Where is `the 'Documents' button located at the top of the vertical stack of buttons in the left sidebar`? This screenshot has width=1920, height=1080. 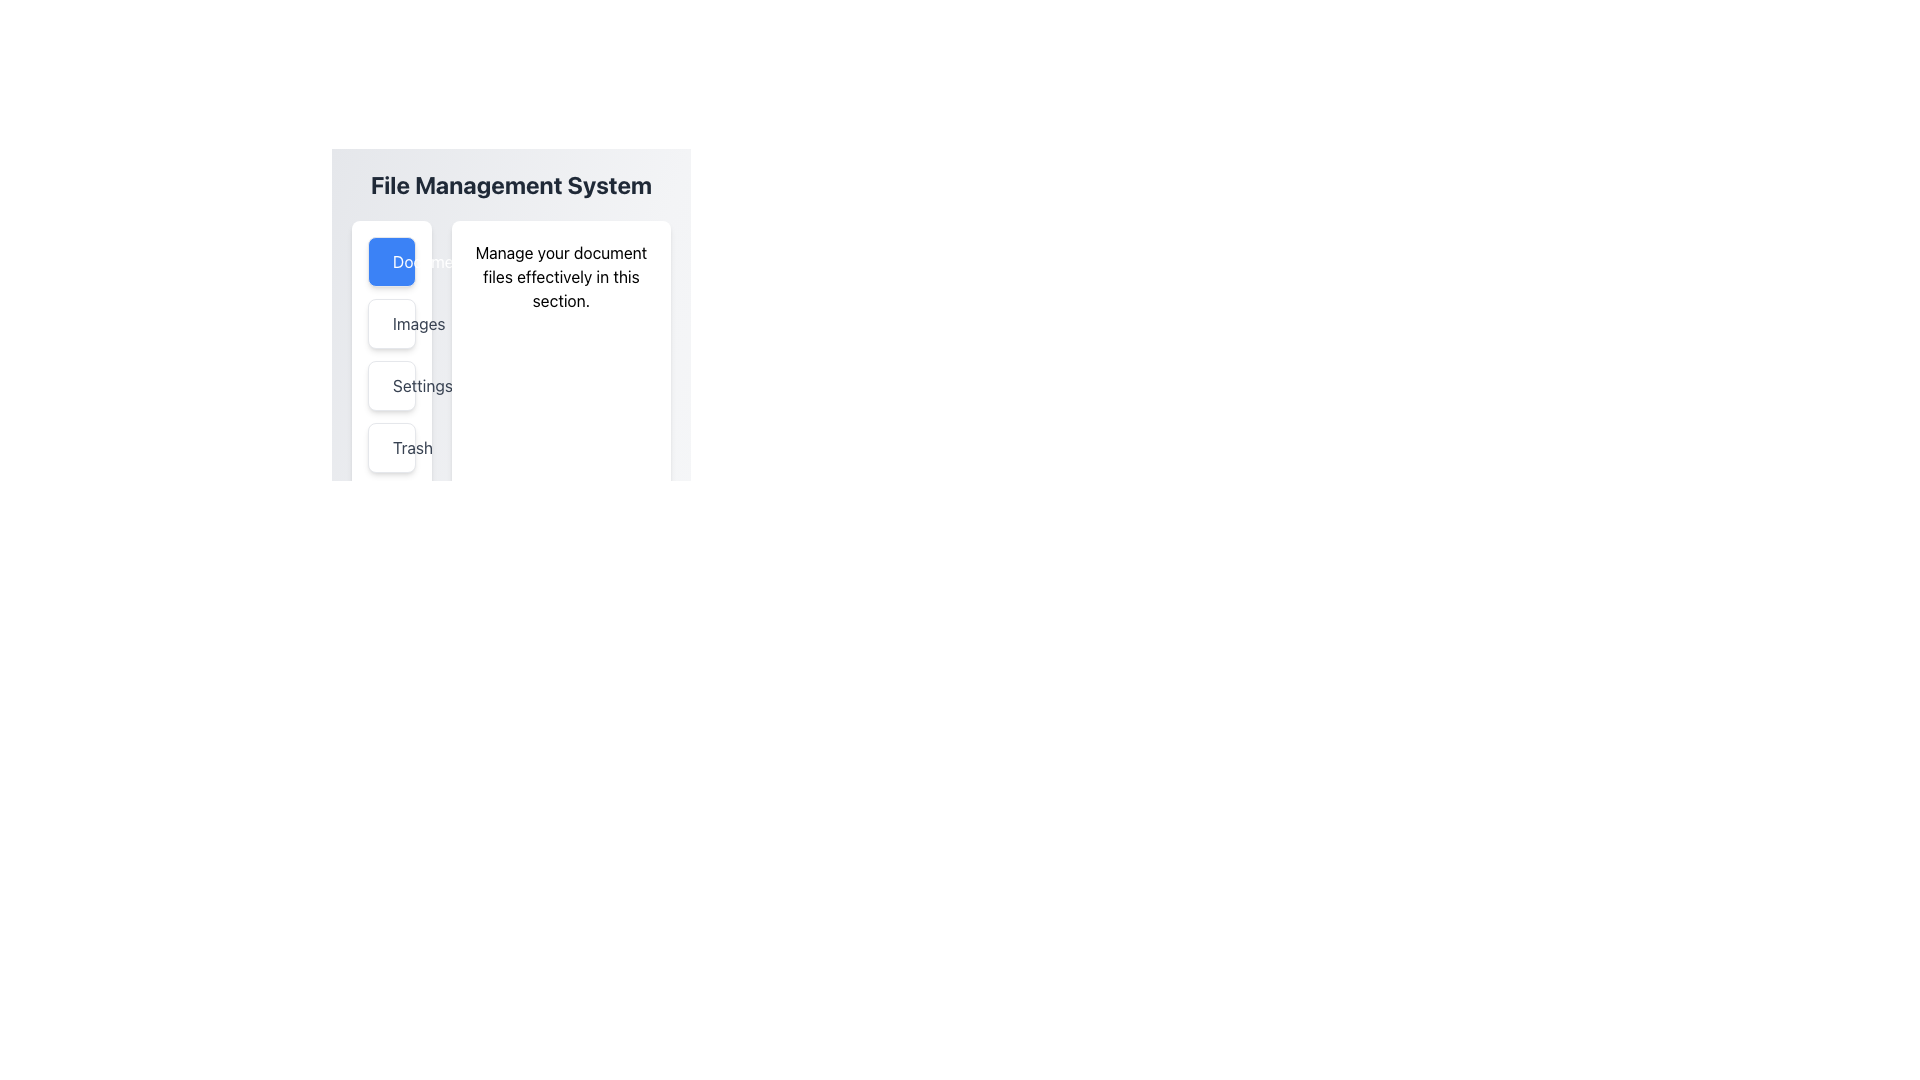
the 'Documents' button located at the top of the vertical stack of buttons in the left sidebar is located at coordinates (391, 261).